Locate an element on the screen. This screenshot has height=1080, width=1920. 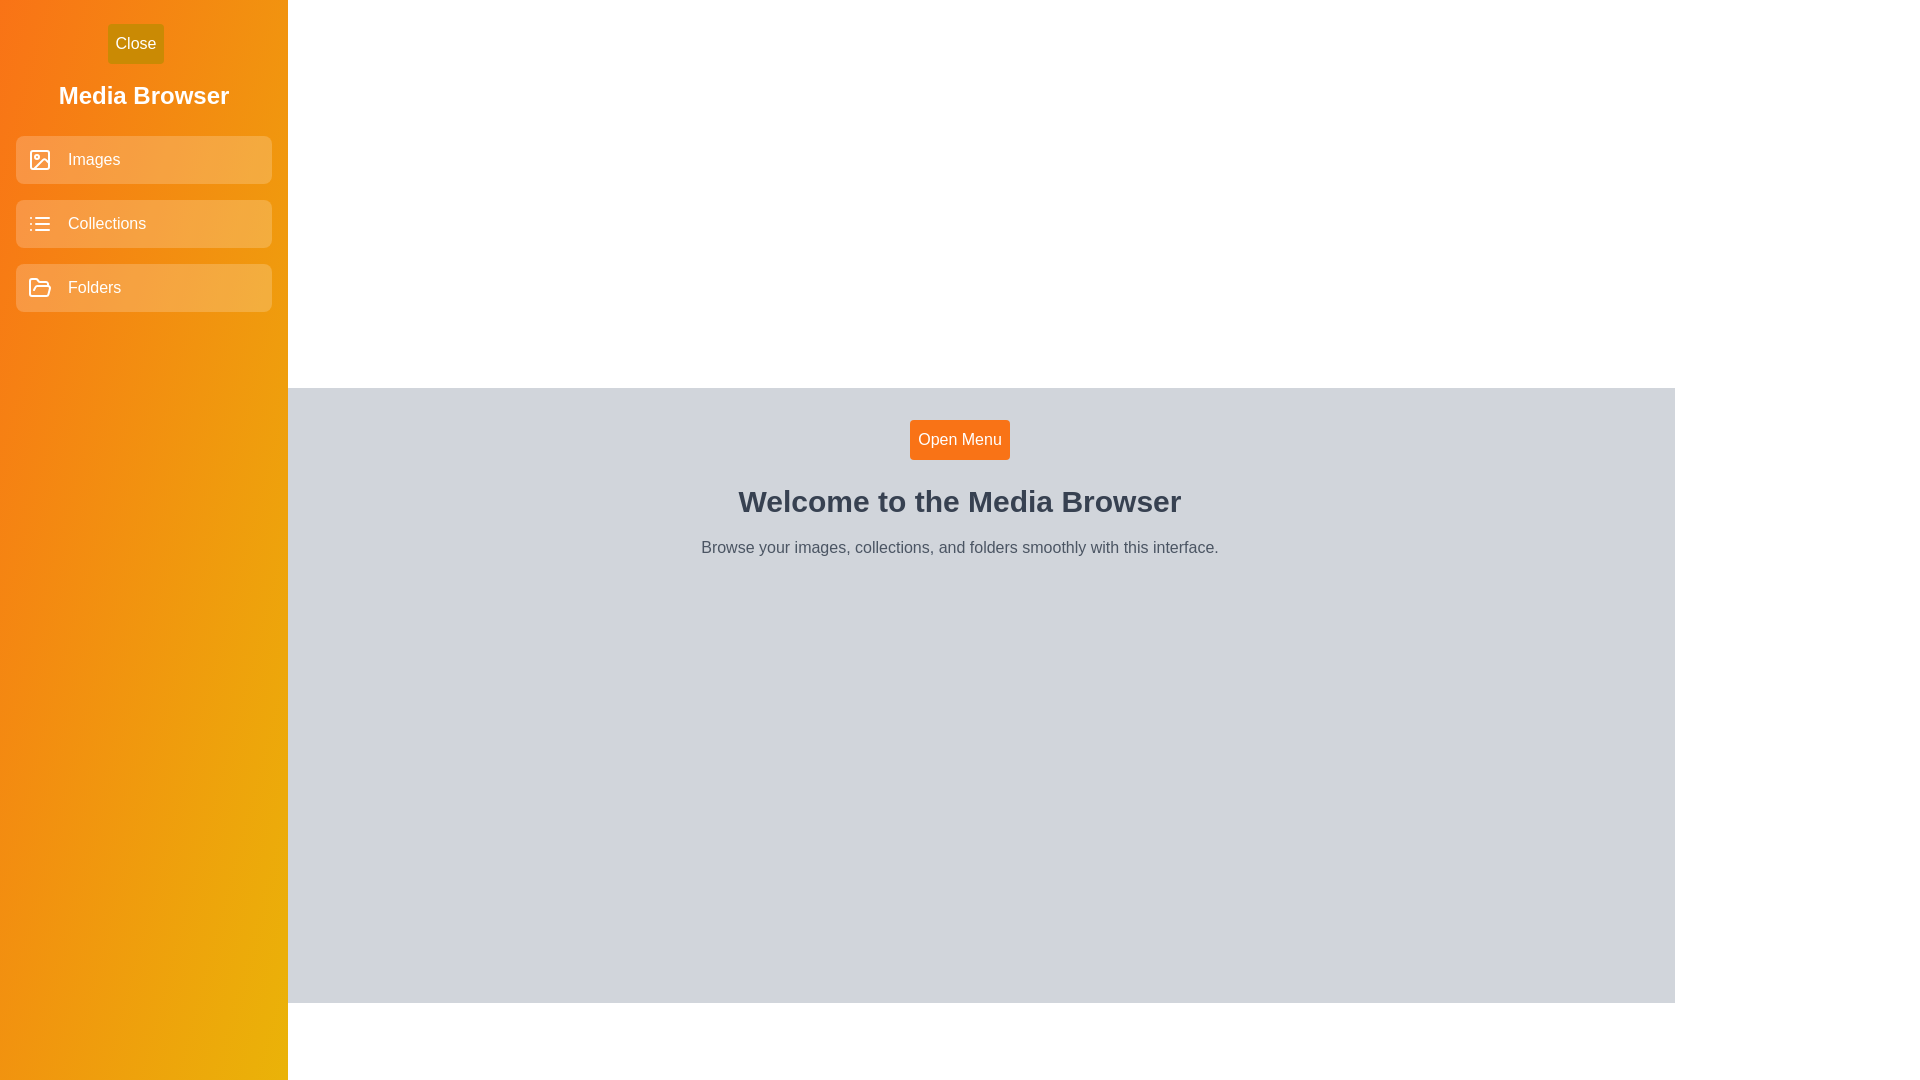
the text 'Welcome to the Media Browser' and copy it to the clipboard is located at coordinates (960, 500).